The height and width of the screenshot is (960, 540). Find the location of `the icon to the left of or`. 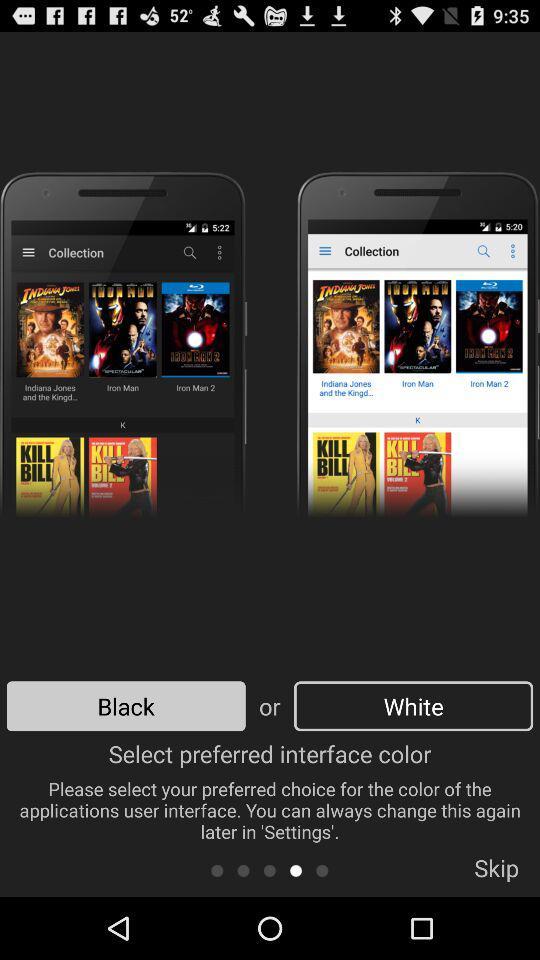

the icon to the left of or is located at coordinates (126, 706).